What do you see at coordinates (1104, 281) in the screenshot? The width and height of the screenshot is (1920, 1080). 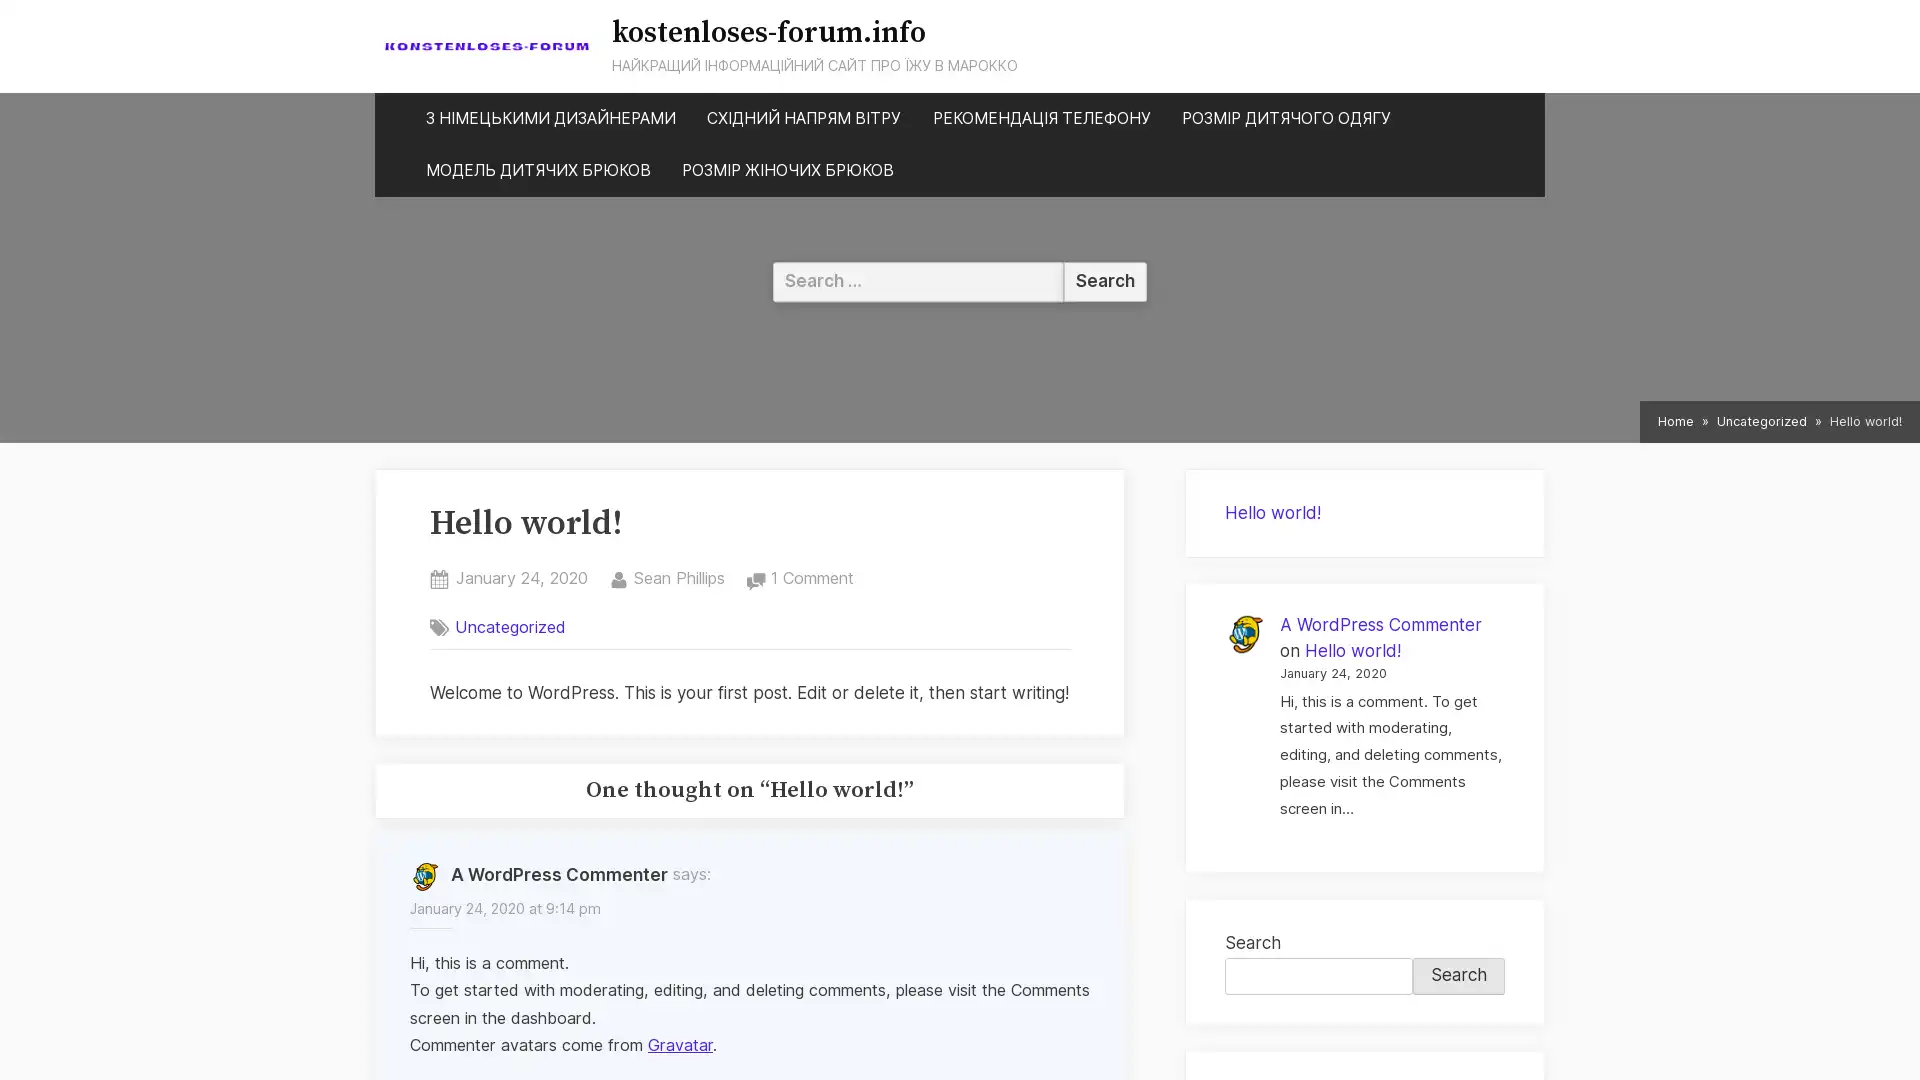 I see `Search` at bounding box center [1104, 281].